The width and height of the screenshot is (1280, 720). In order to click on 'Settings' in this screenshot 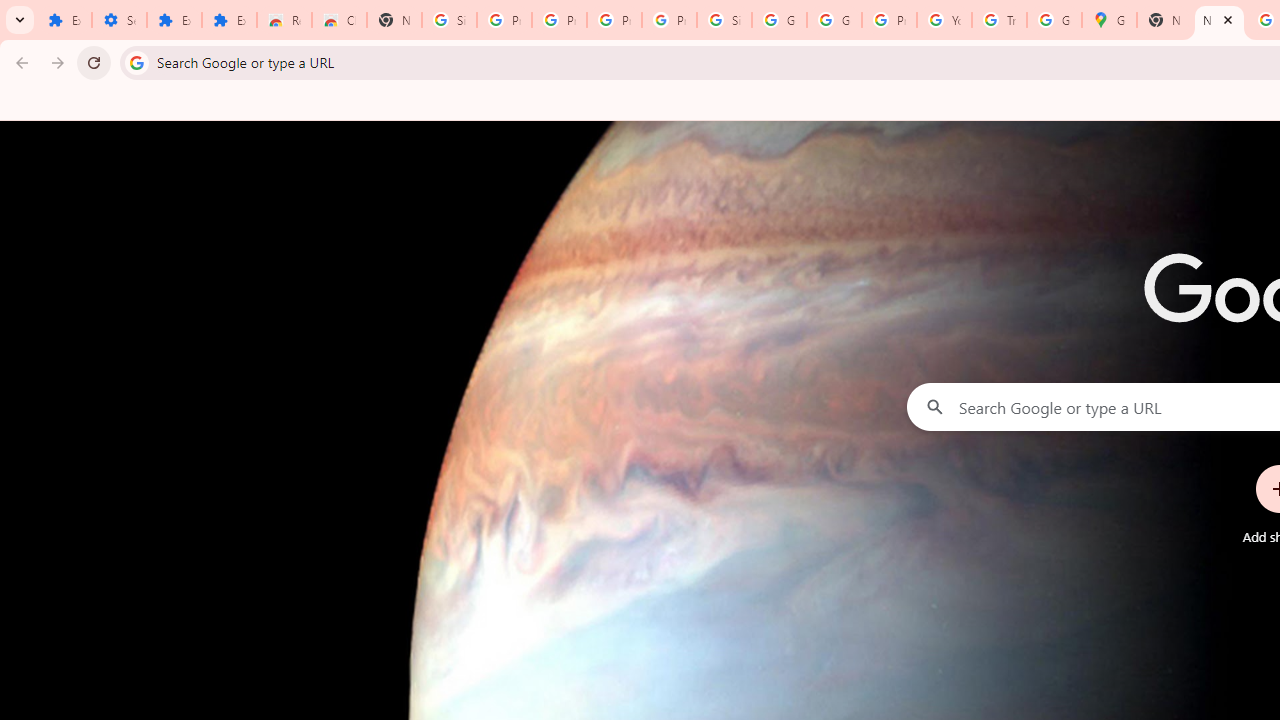, I will do `click(118, 20)`.